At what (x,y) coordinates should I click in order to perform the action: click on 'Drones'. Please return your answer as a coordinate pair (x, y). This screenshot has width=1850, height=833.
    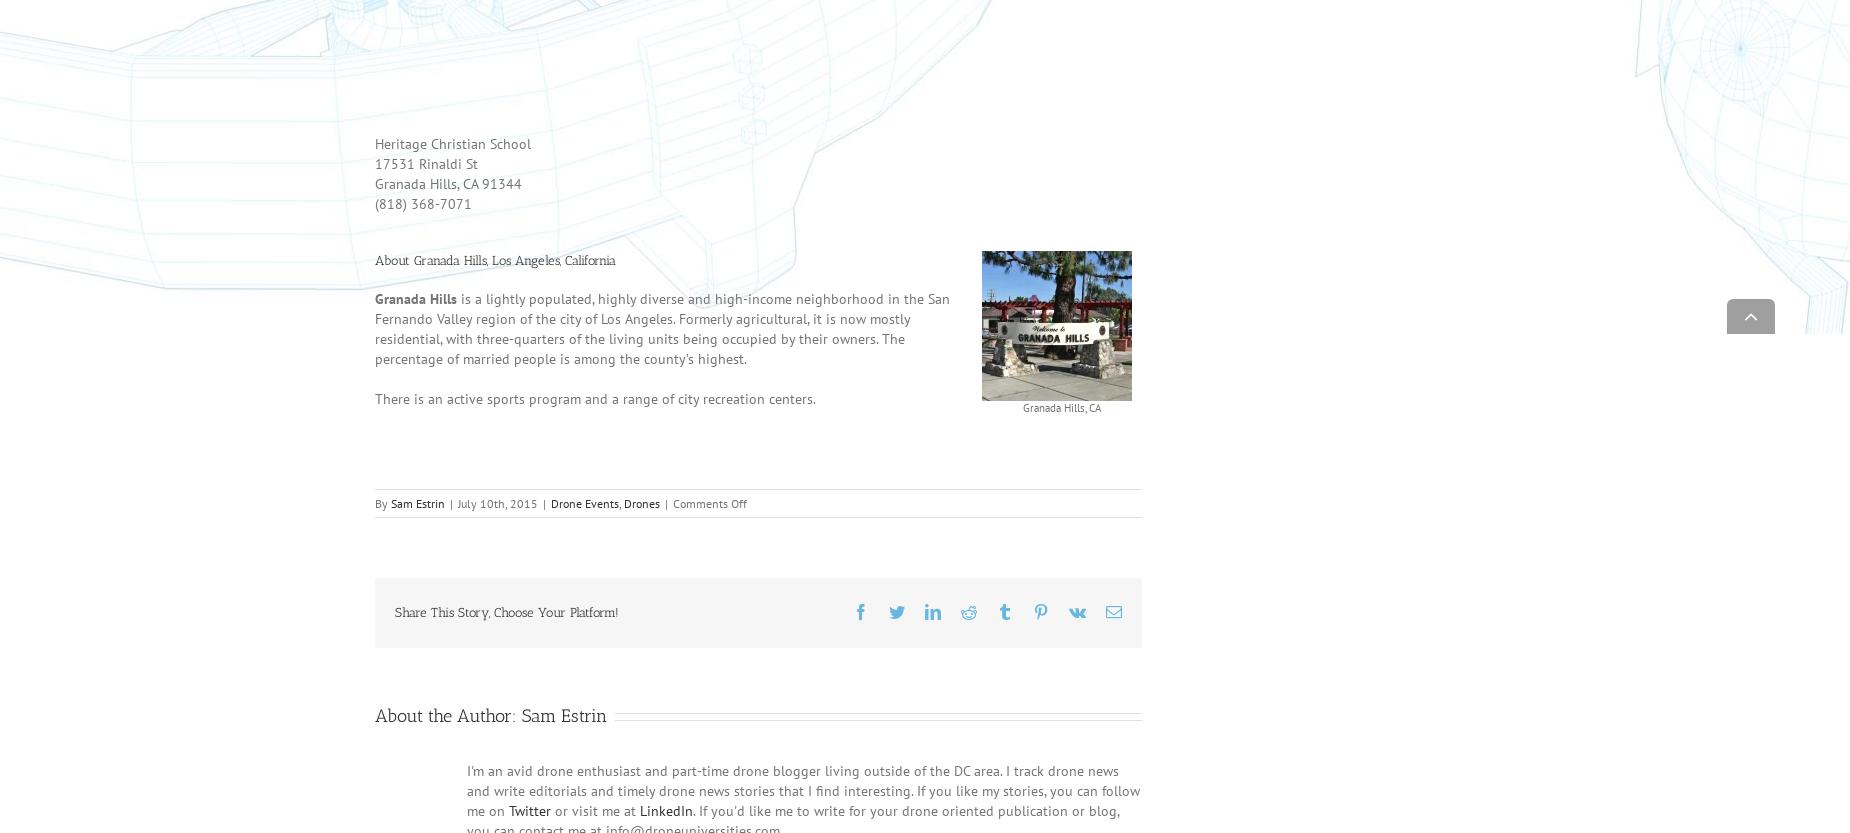
    Looking at the image, I should click on (641, 530).